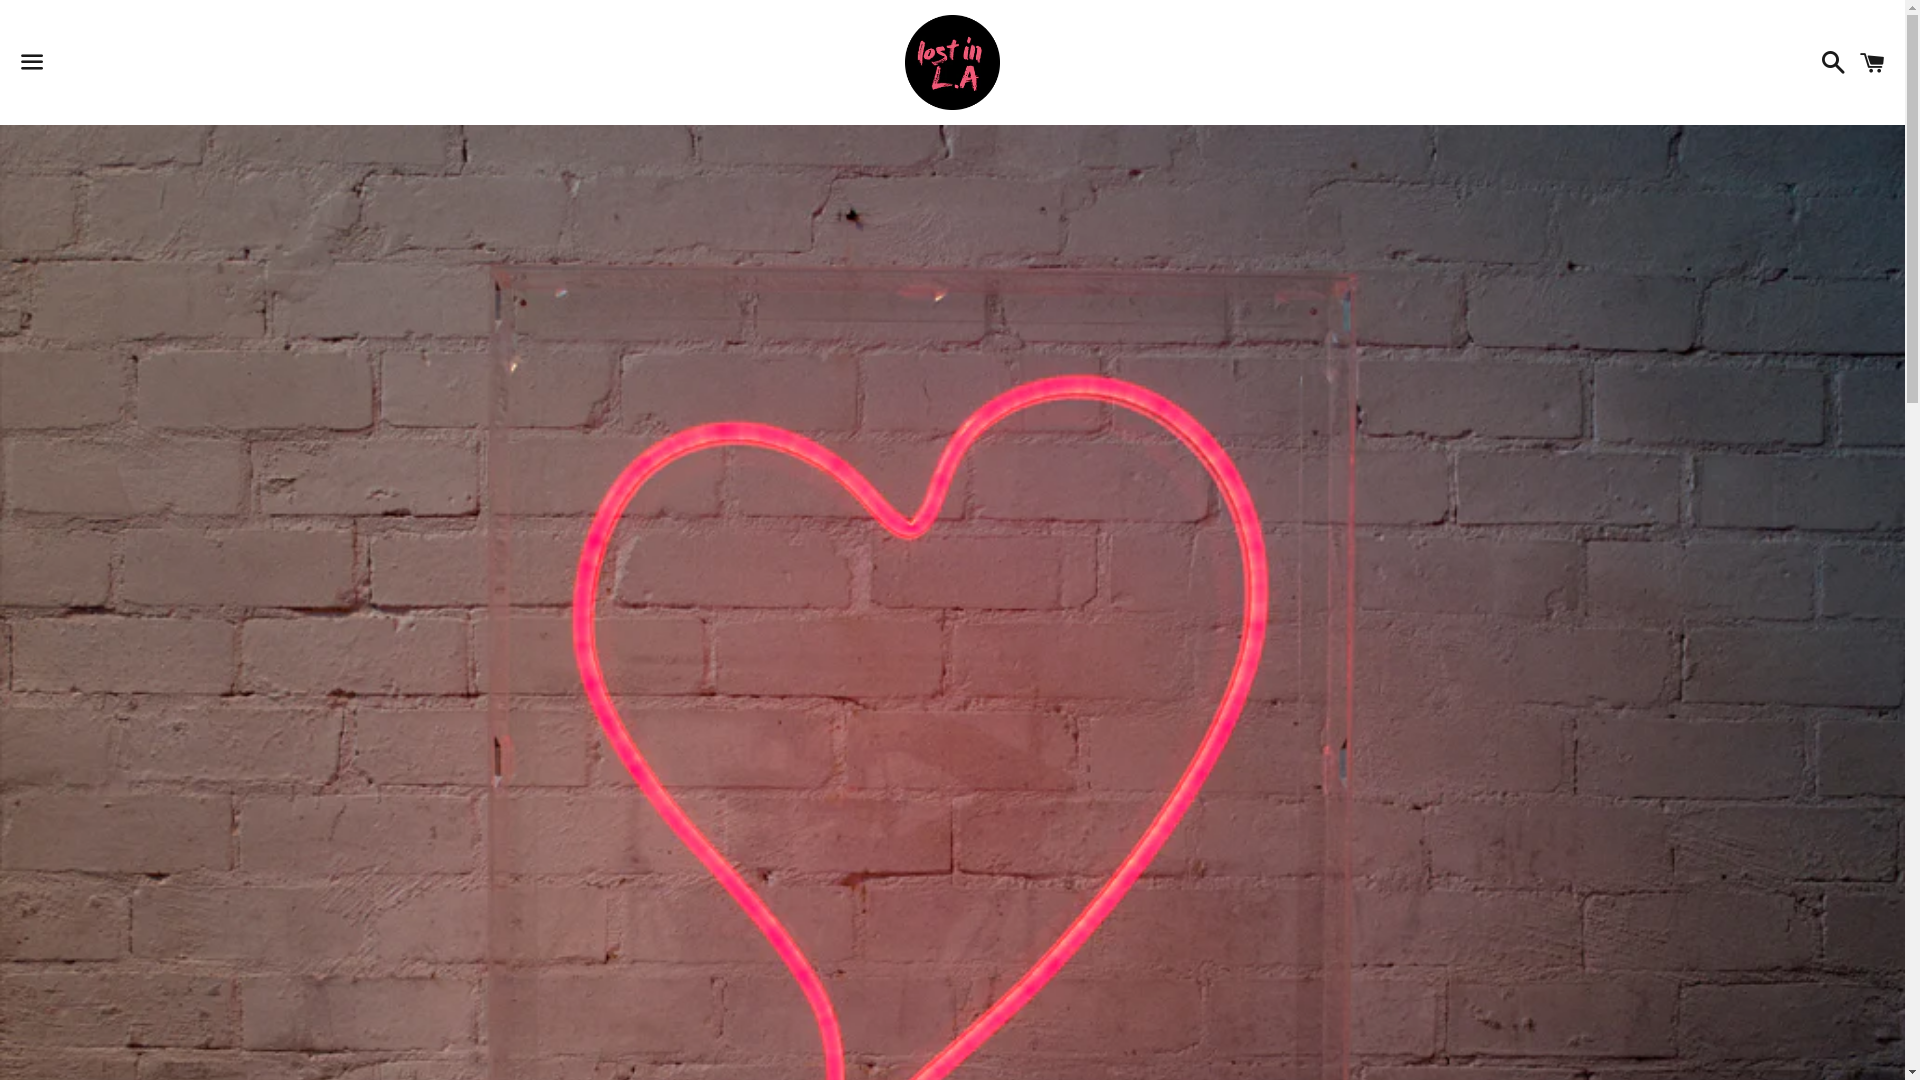 The height and width of the screenshot is (1080, 1920). I want to click on 'Menu', so click(9, 61).